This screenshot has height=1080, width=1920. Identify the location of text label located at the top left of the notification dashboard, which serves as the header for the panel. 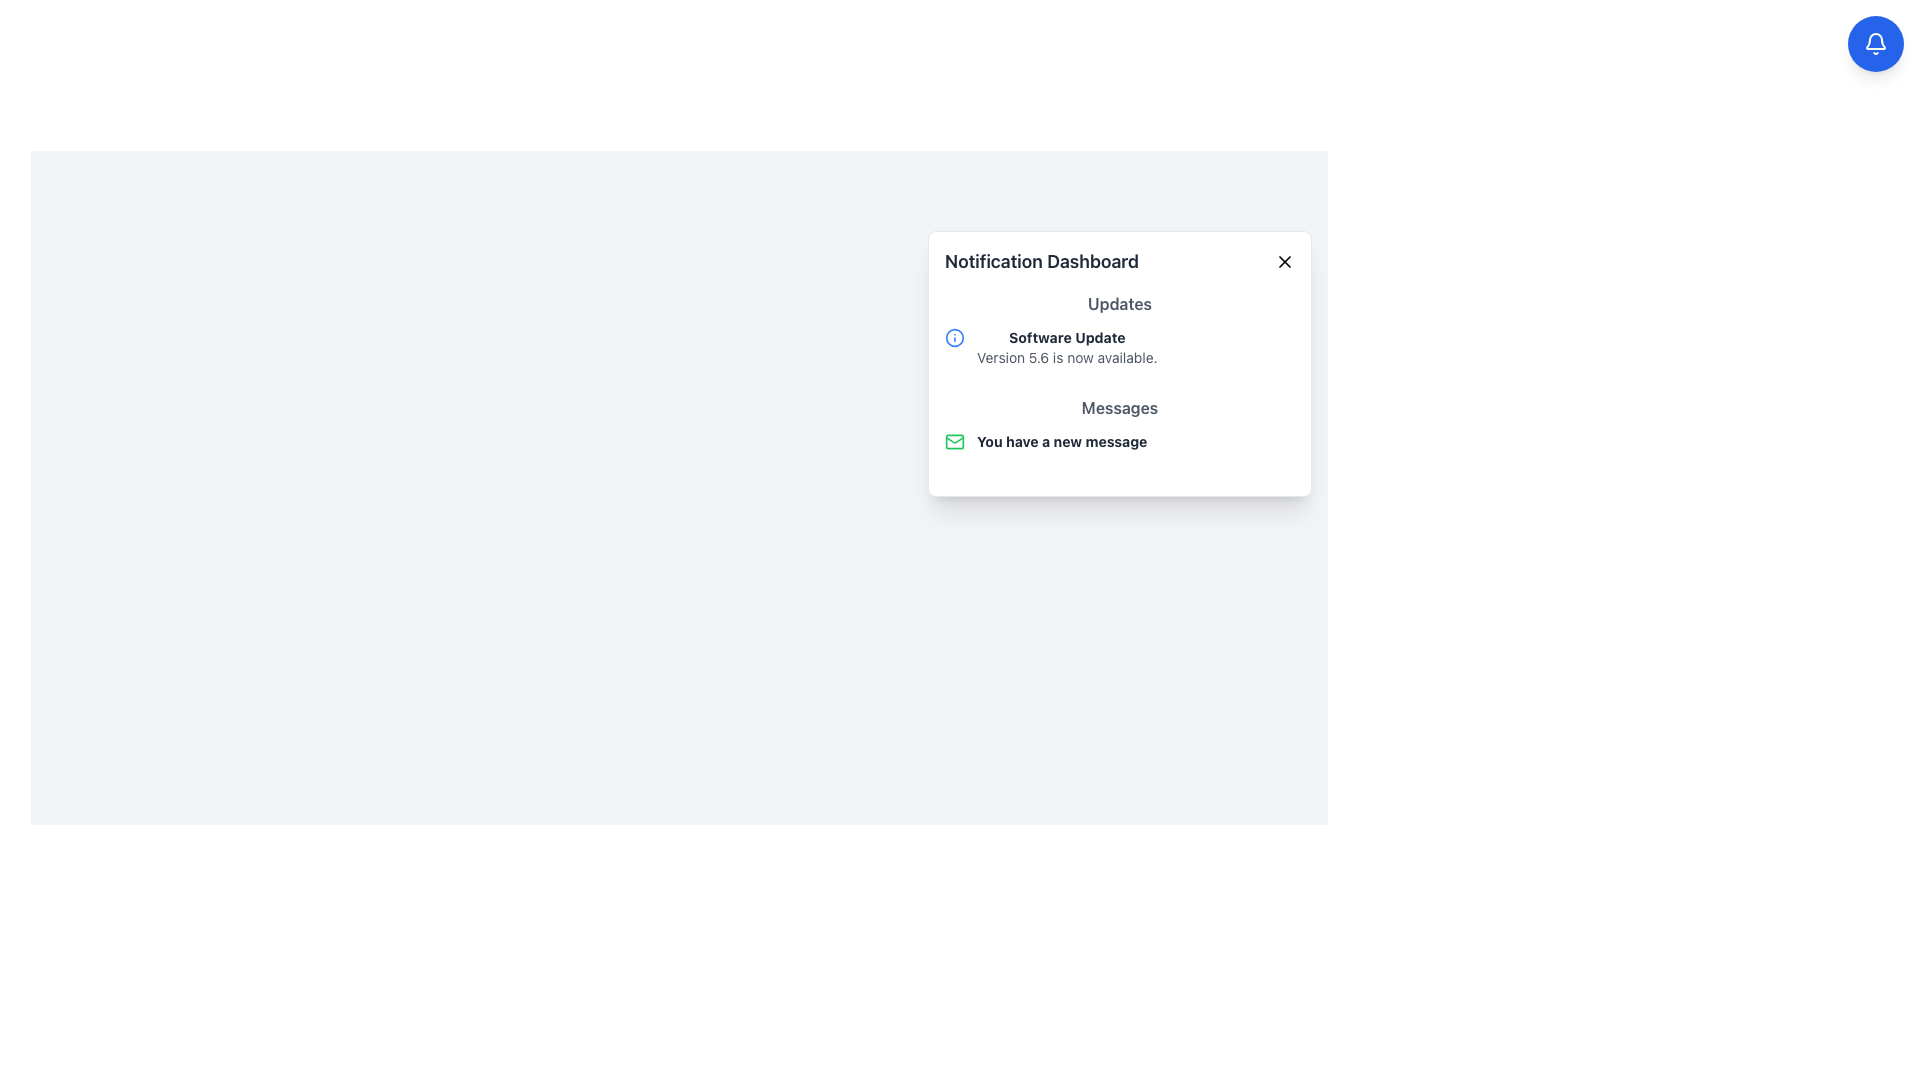
(1118, 261).